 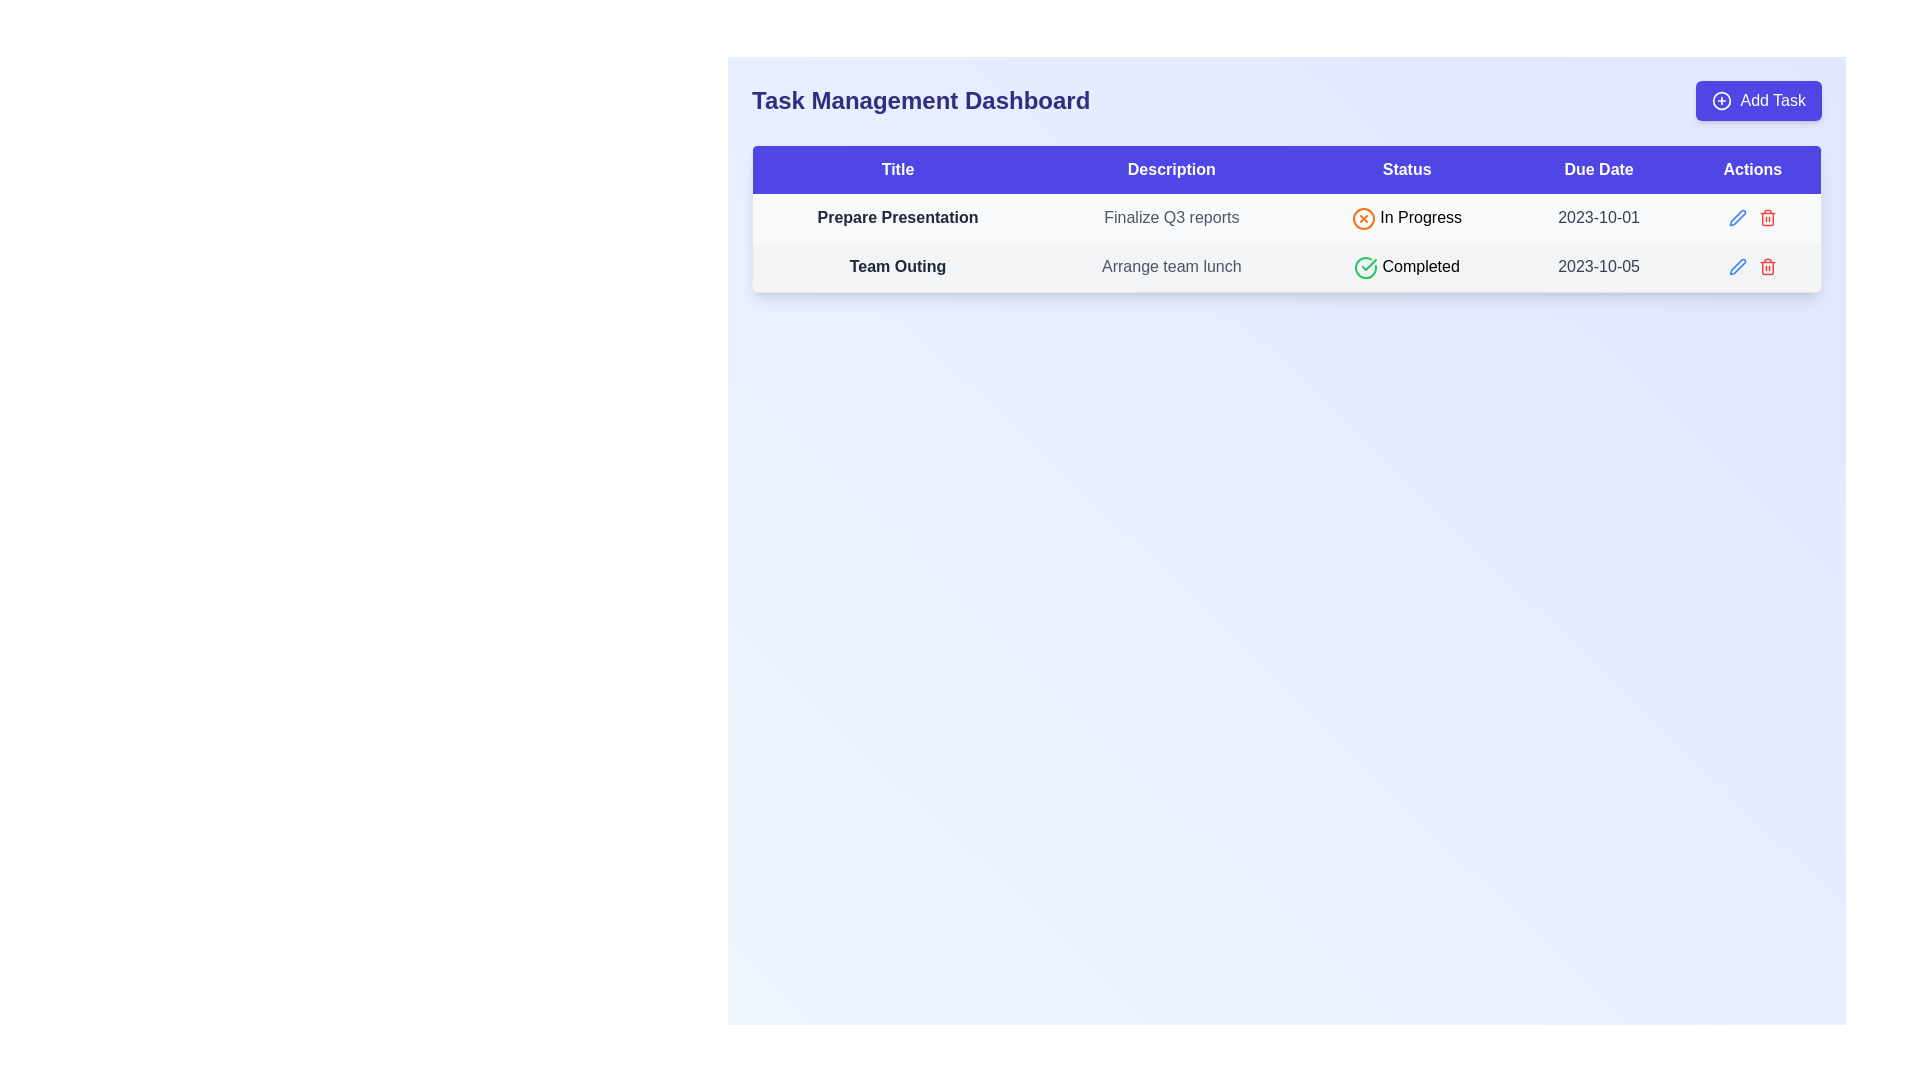 I want to click on the right icon in the Actions column of the second row of the table, so click(x=1751, y=266).